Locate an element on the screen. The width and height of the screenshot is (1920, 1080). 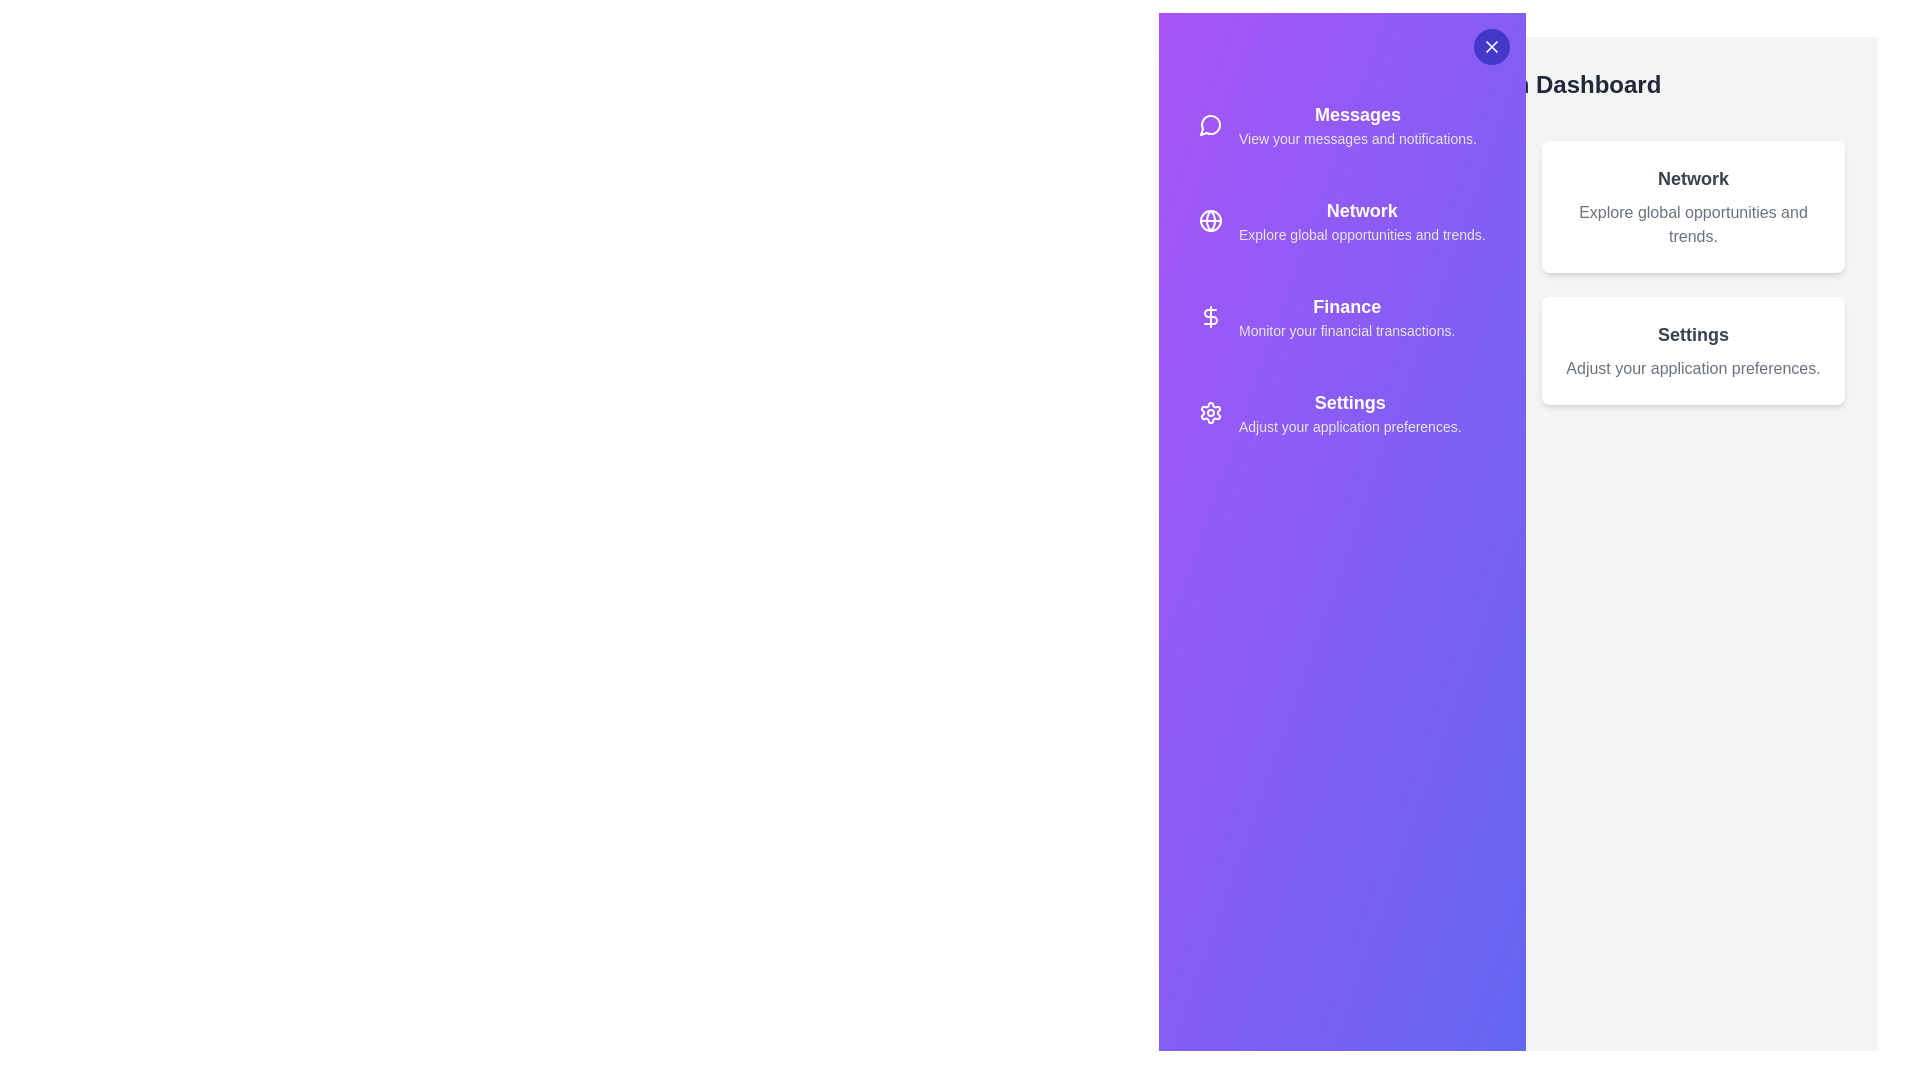
the option Messages from the sidebar is located at coordinates (1342, 124).